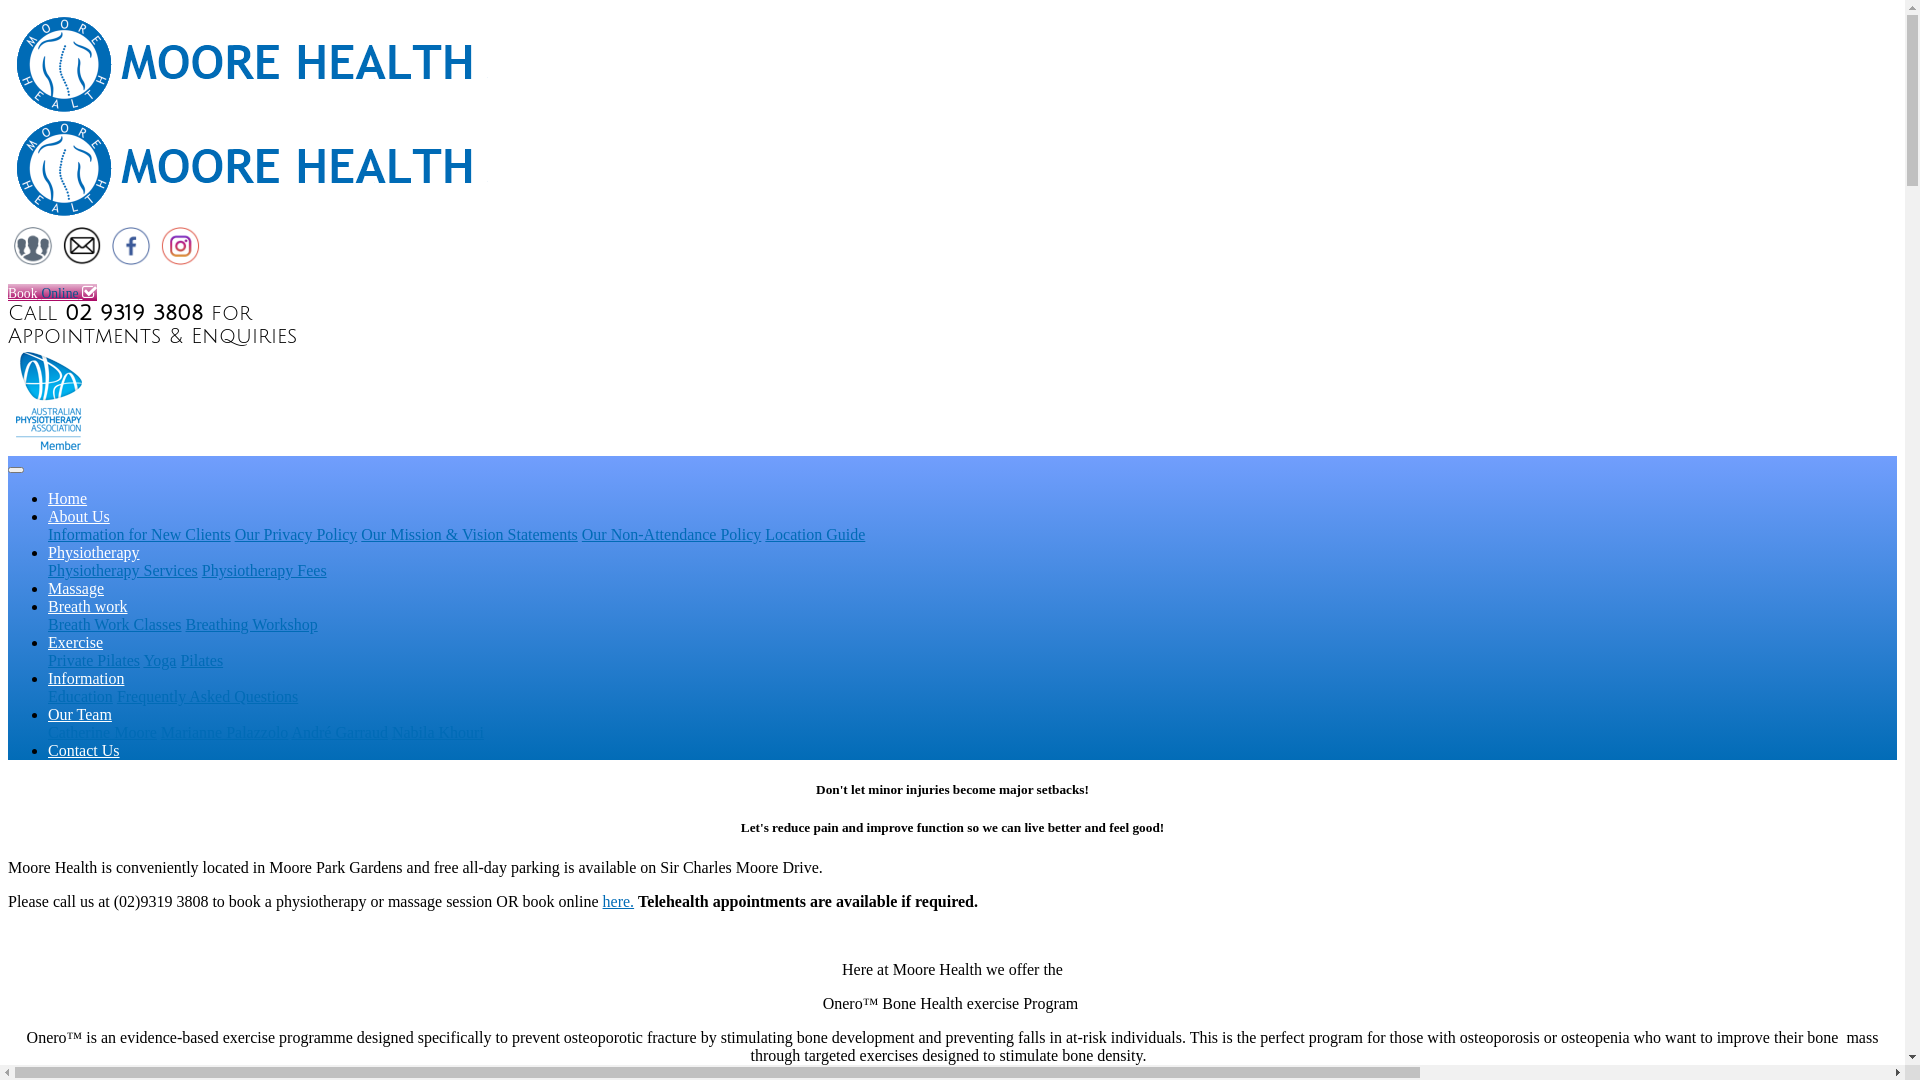  Describe the element at coordinates (129, 259) in the screenshot. I see `'Follow us on Facebook'` at that location.